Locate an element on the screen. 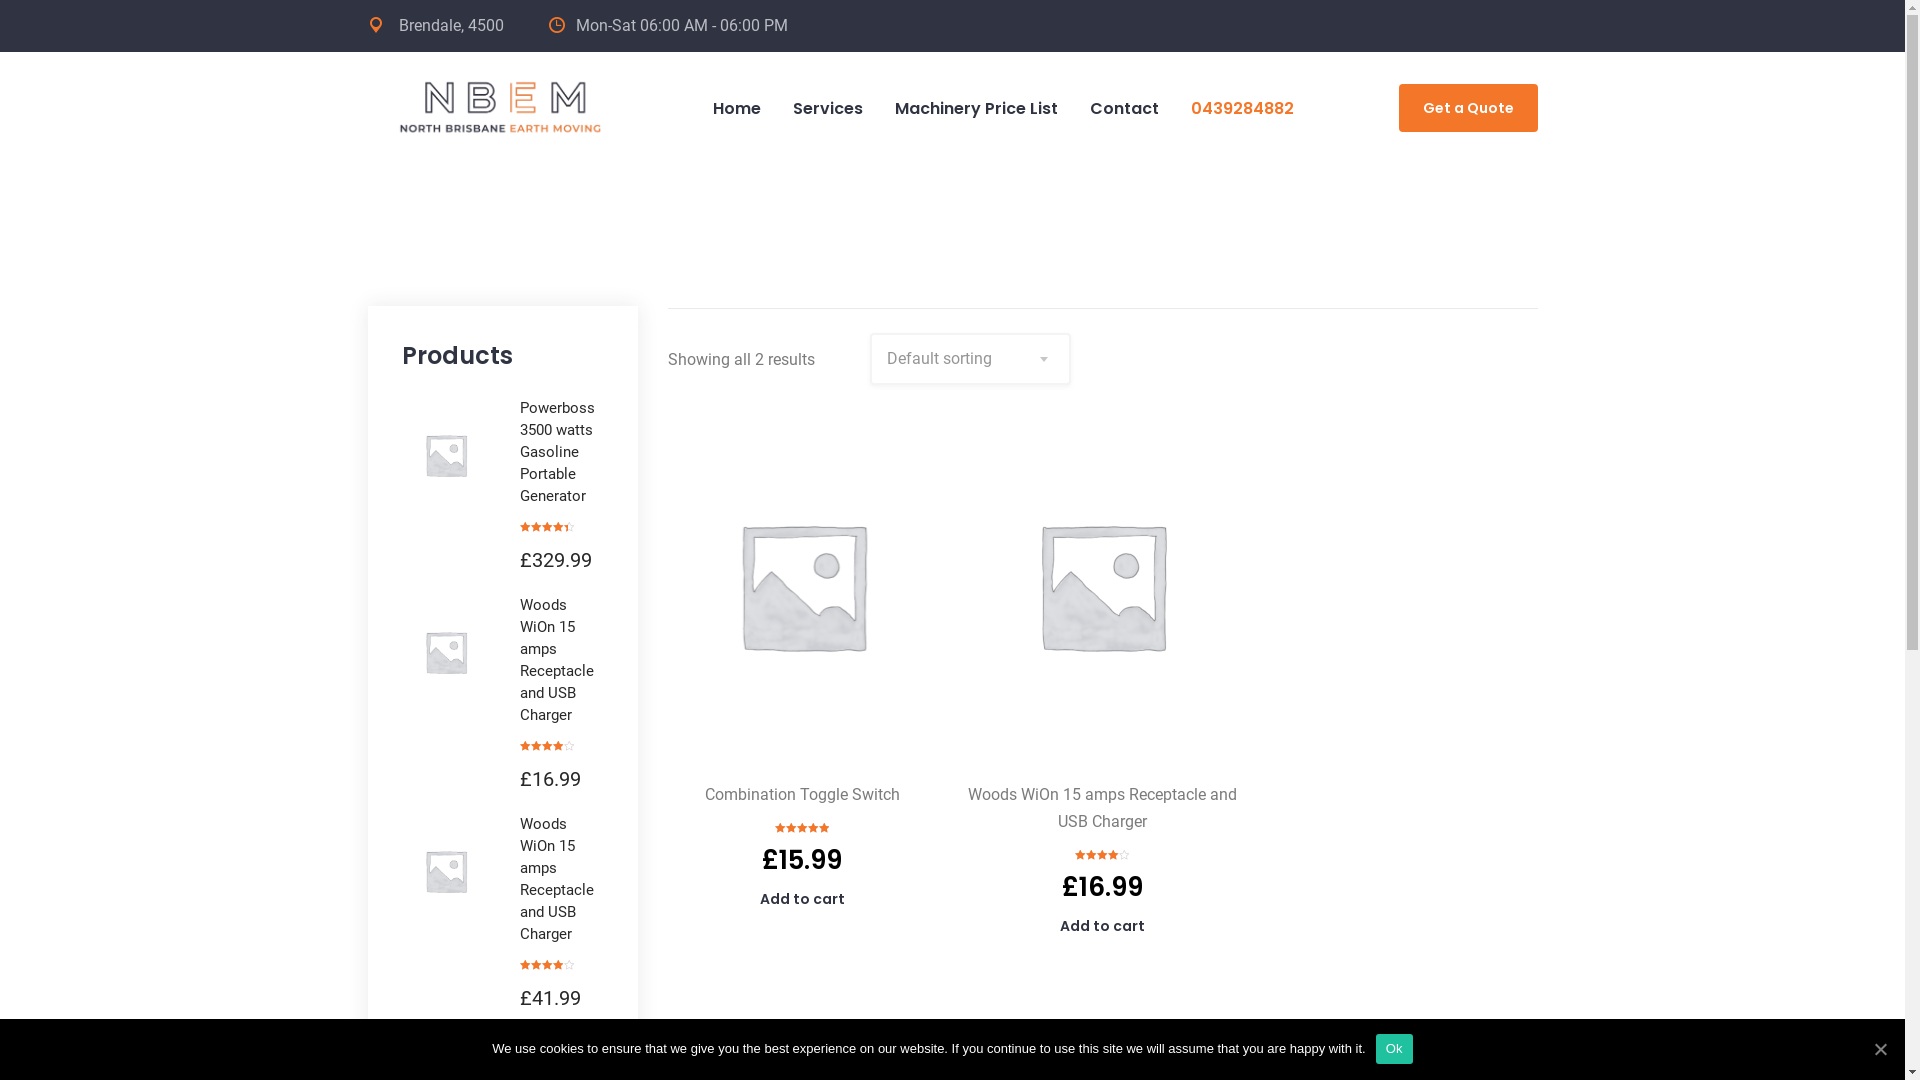 The height and width of the screenshot is (1080, 1920). 'Woods WiOn 15 amps Receptacle and USB Charger' is located at coordinates (519, 878).